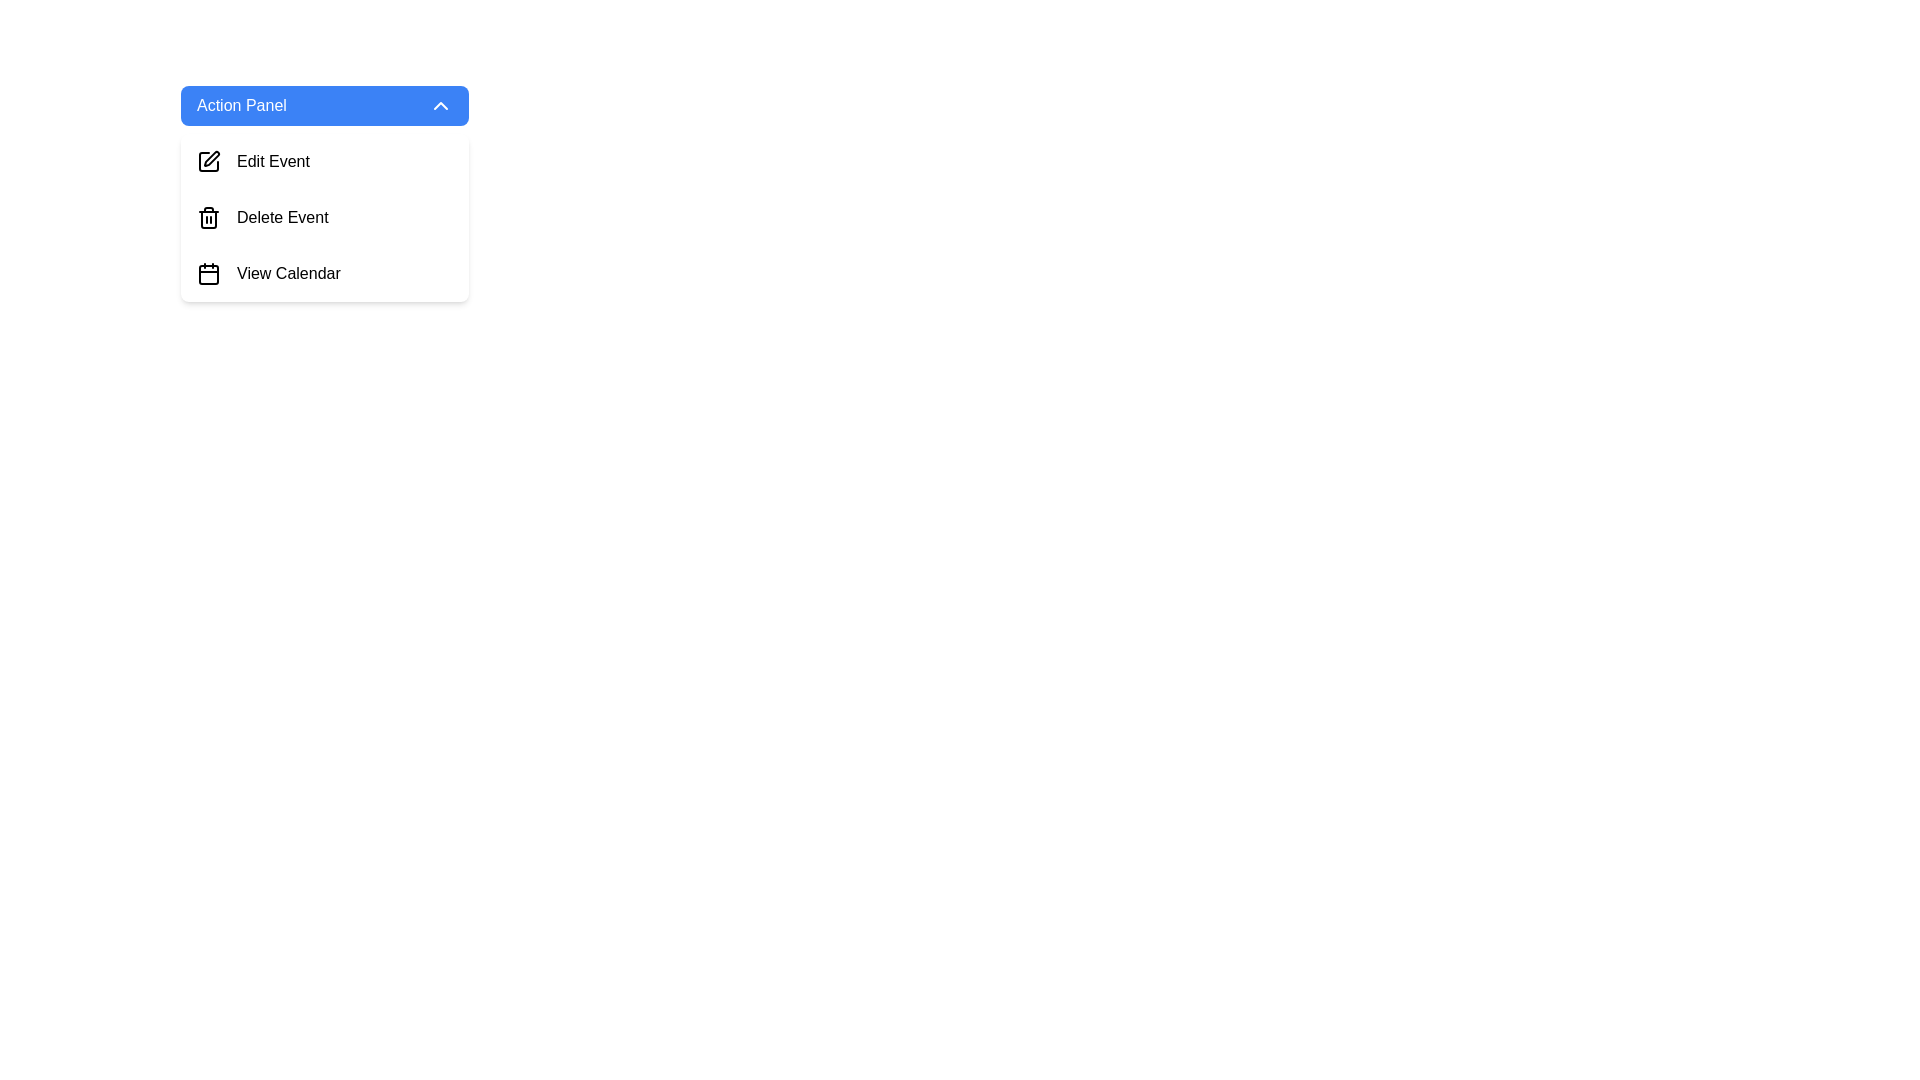  I want to click on the trash bin icon located to the left of the 'Delete Event' text in the 'Action Panel' dropdown menu, so click(209, 218).